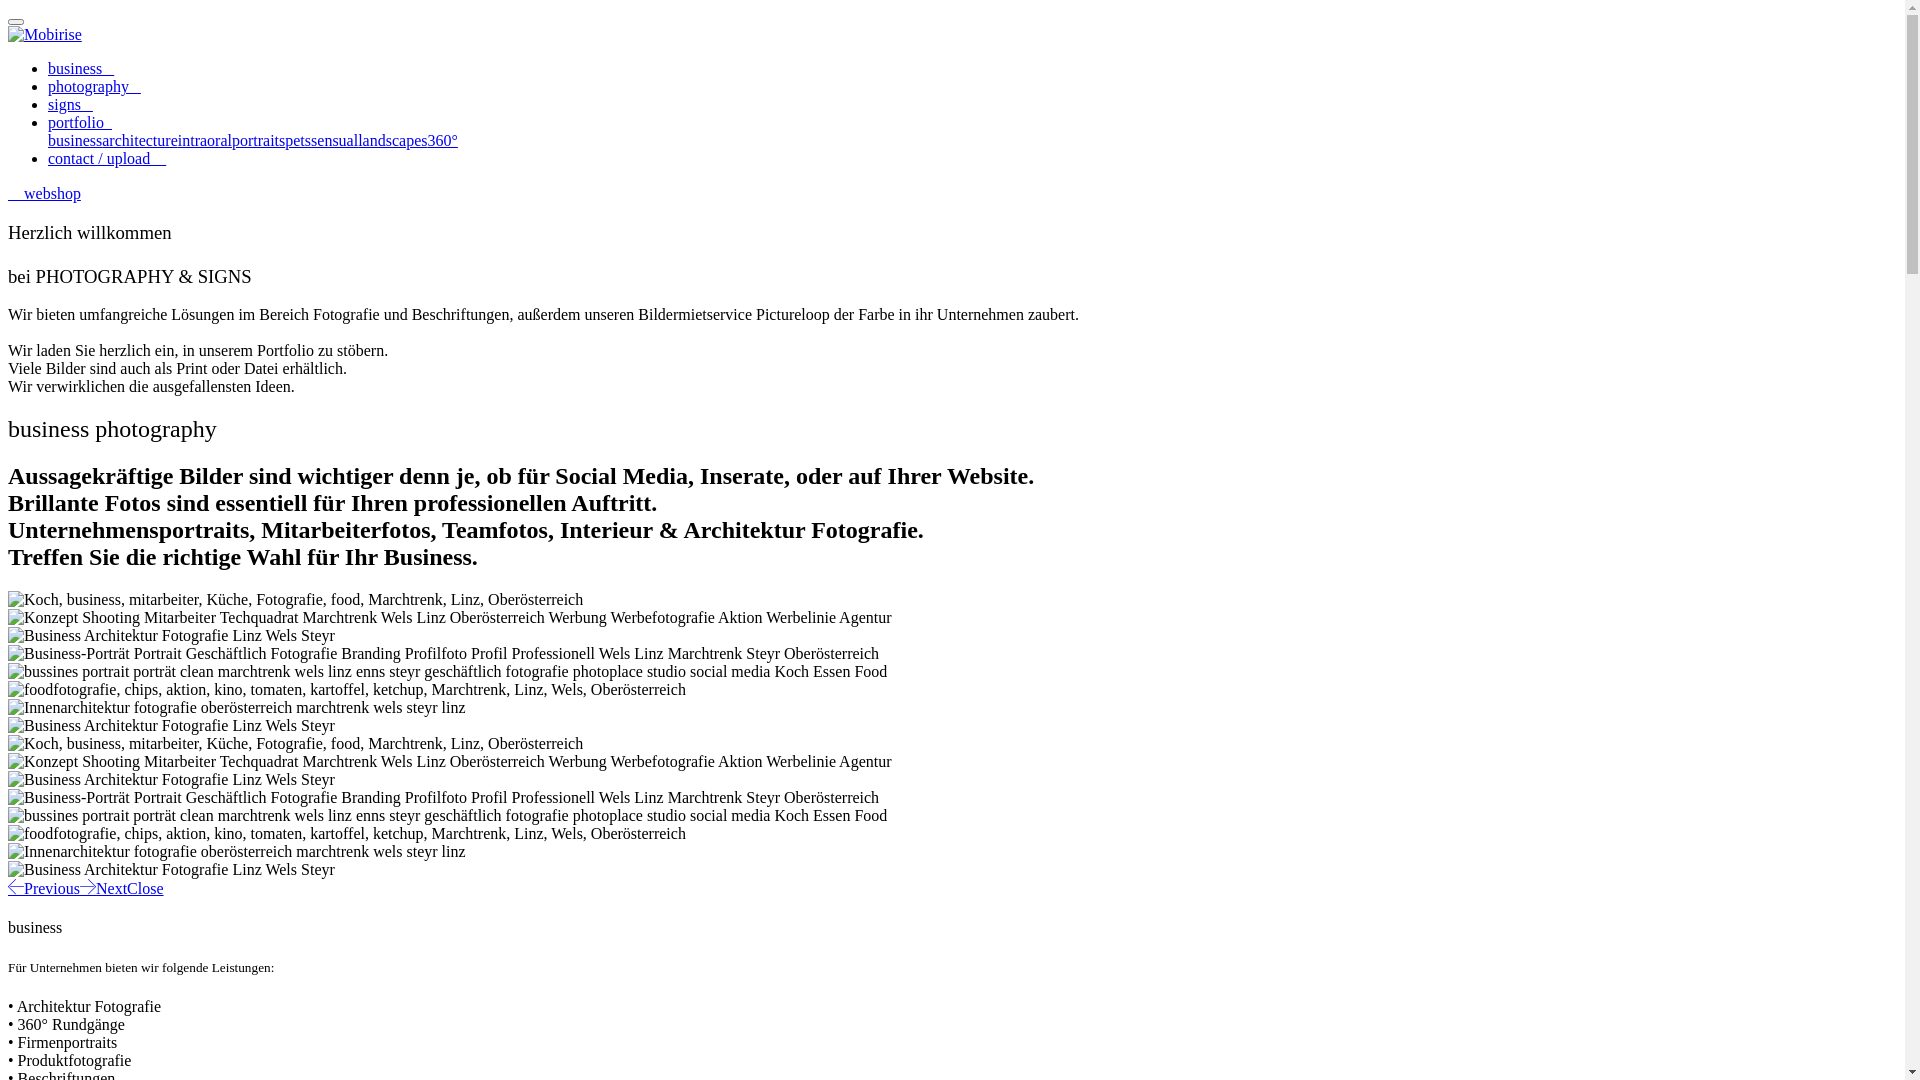 This screenshot has height=1080, width=1920. I want to click on 'sensual', so click(334, 139).